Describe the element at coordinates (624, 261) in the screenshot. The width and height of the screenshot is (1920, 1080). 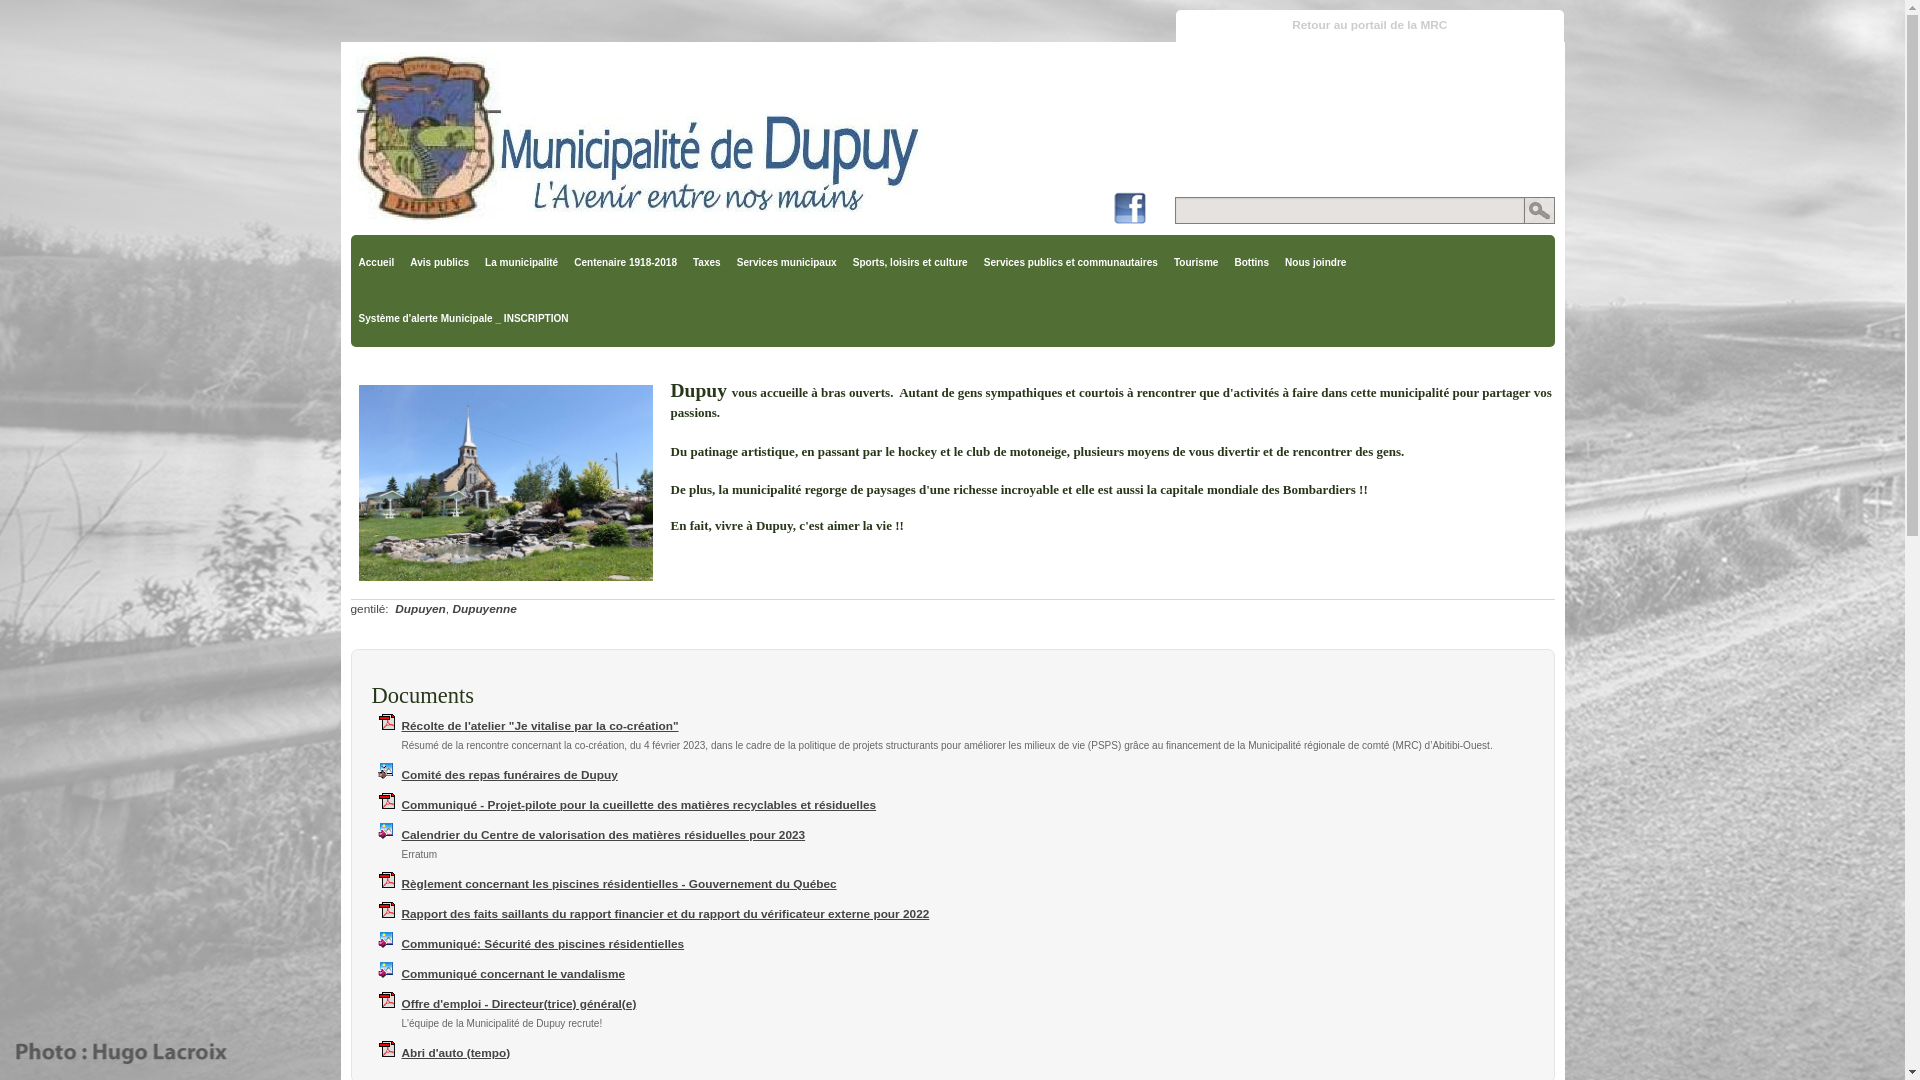
I see `'Centenaire 1918-2018'` at that location.